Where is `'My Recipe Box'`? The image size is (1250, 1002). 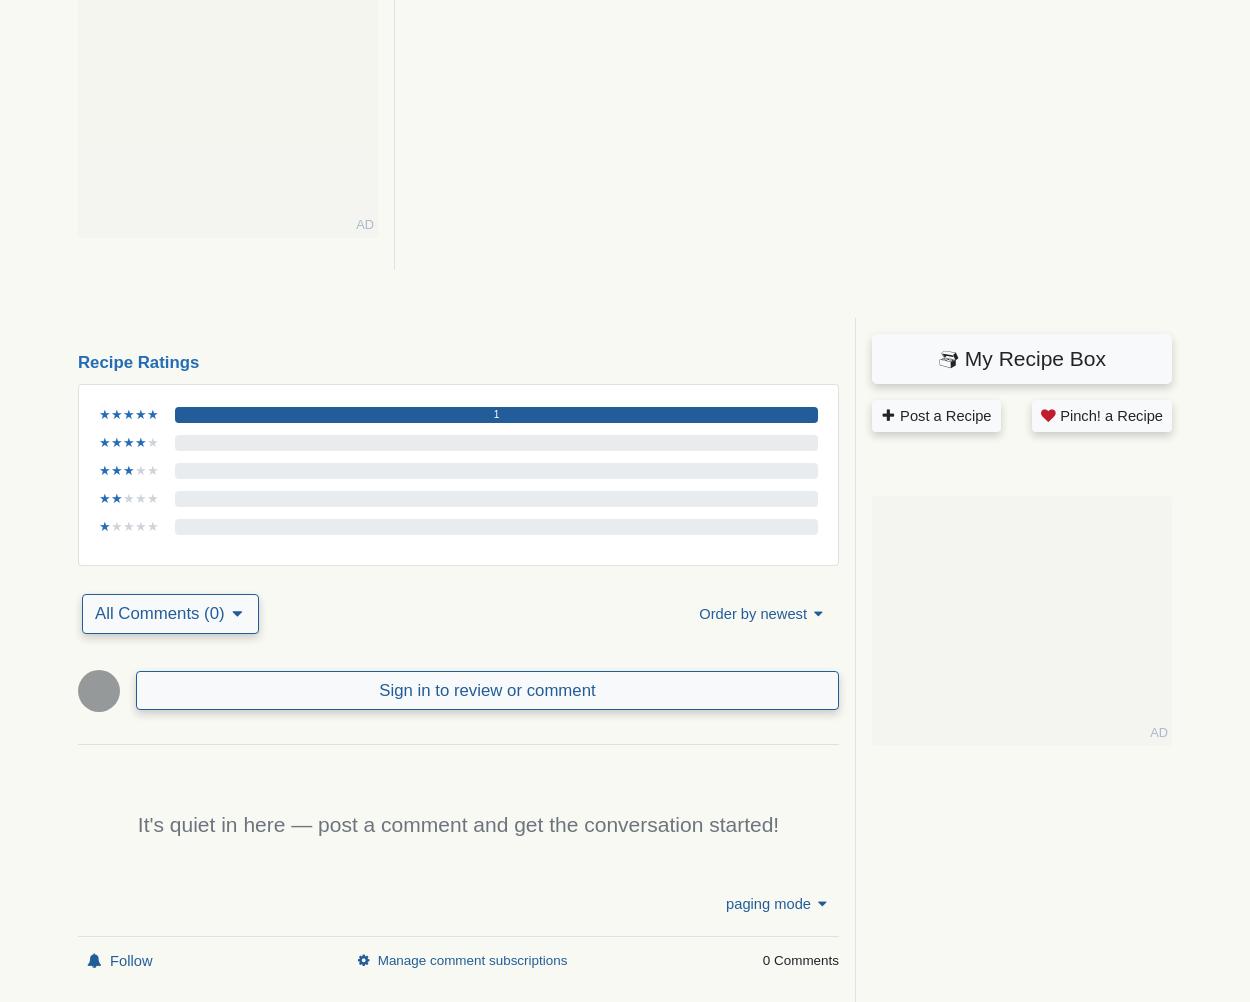 'My Recipe Box' is located at coordinates (1032, 358).